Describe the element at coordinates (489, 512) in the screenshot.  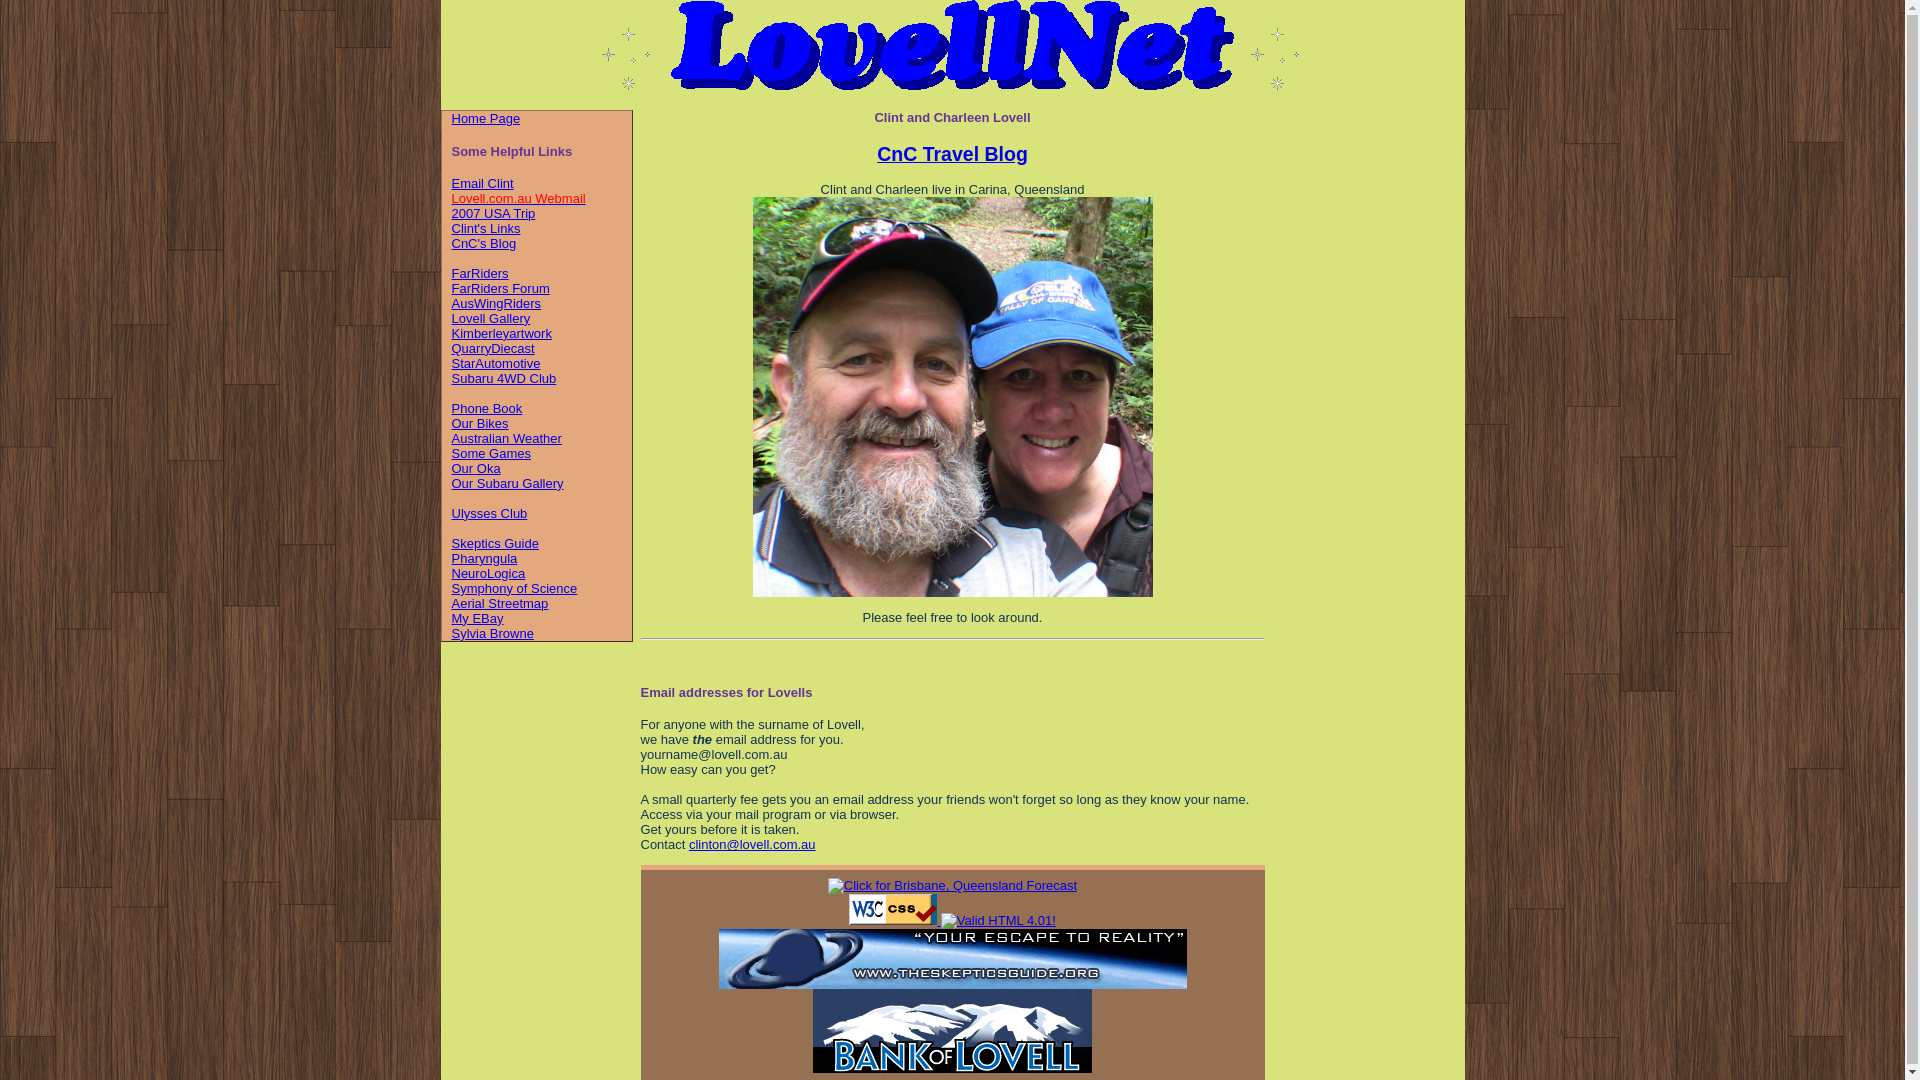
I see `'Ulysses Club'` at that location.